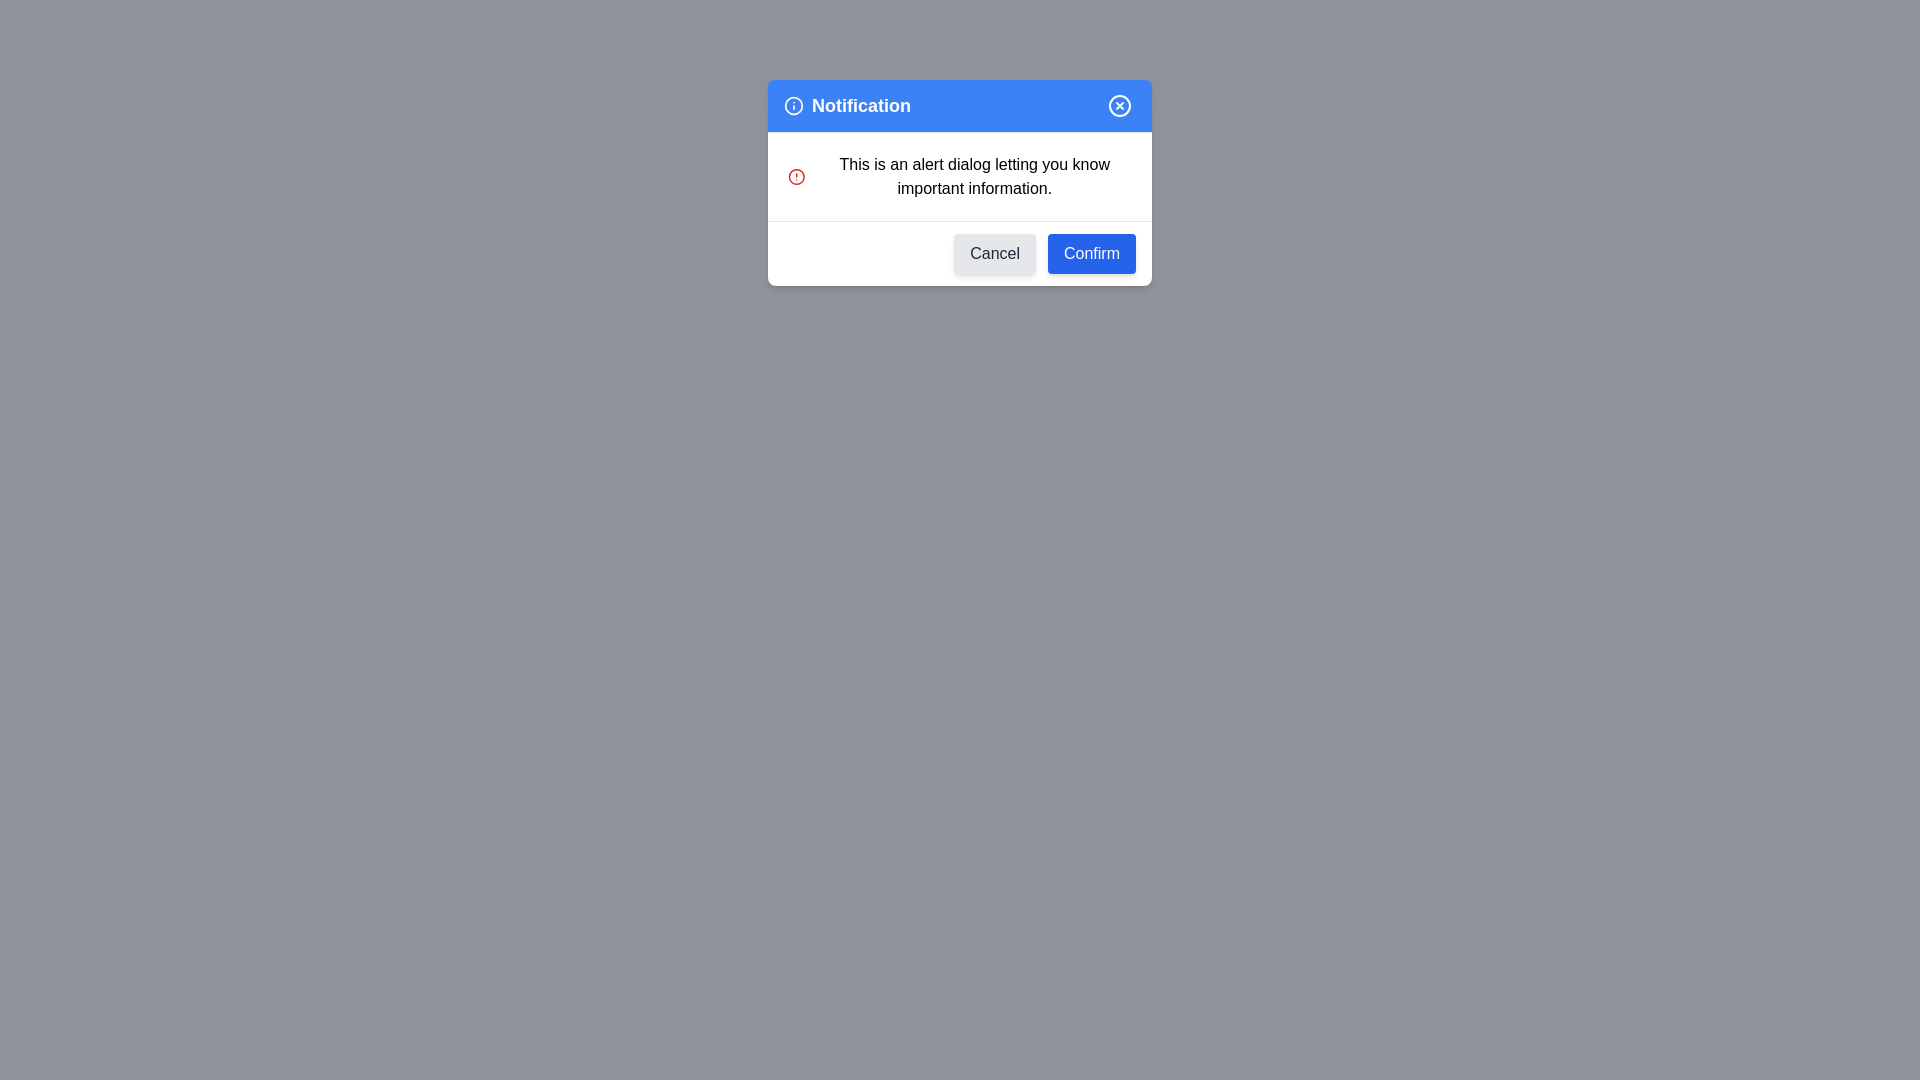  Describe the element at coordinates (1090, 253) in the screenshot. I see `the confirmation action button located in the lower-right section of the dialog window` at that location.